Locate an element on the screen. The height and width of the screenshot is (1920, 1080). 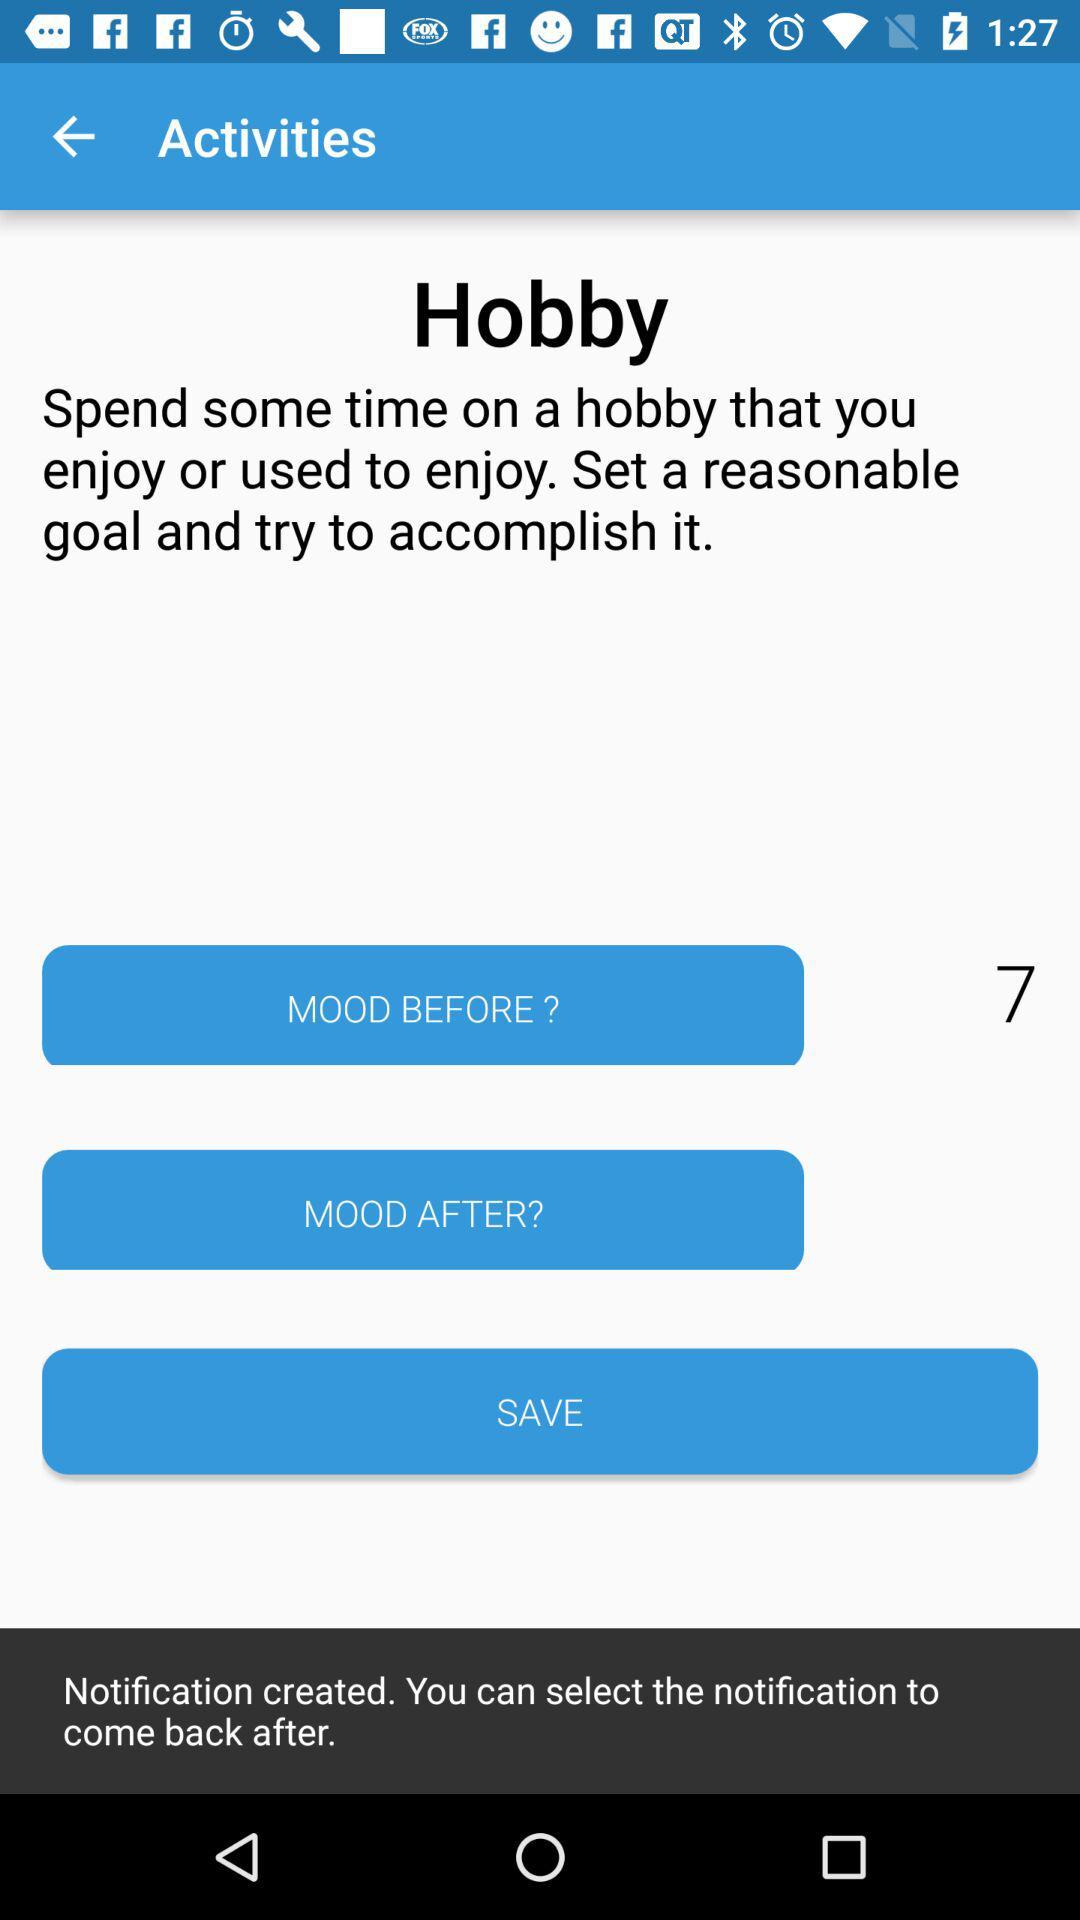
save icon is located at coordinates (540, 1410).